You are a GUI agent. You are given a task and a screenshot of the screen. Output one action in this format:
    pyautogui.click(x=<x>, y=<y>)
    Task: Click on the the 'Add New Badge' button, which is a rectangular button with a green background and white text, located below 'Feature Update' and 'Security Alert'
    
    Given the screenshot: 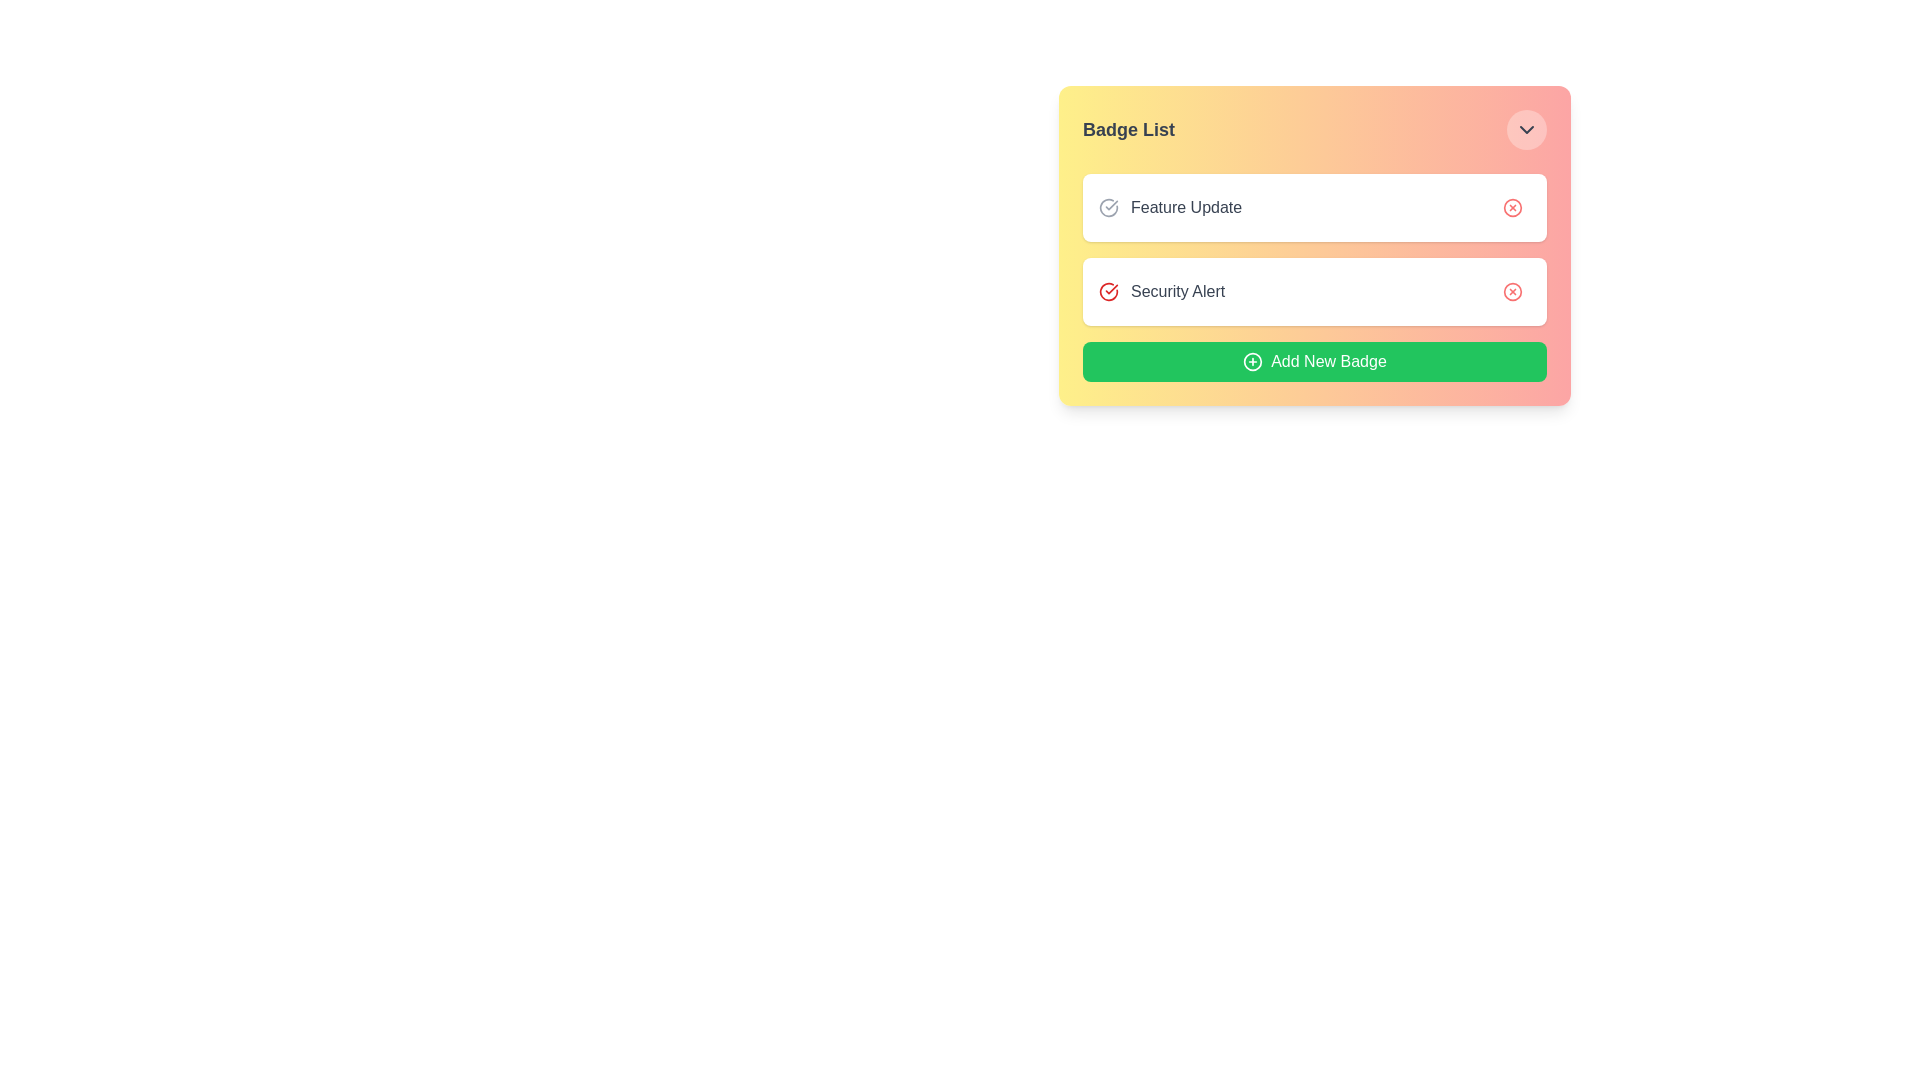 What is the action you would take?
    pyautogui.click(x=1315, y=362)
    